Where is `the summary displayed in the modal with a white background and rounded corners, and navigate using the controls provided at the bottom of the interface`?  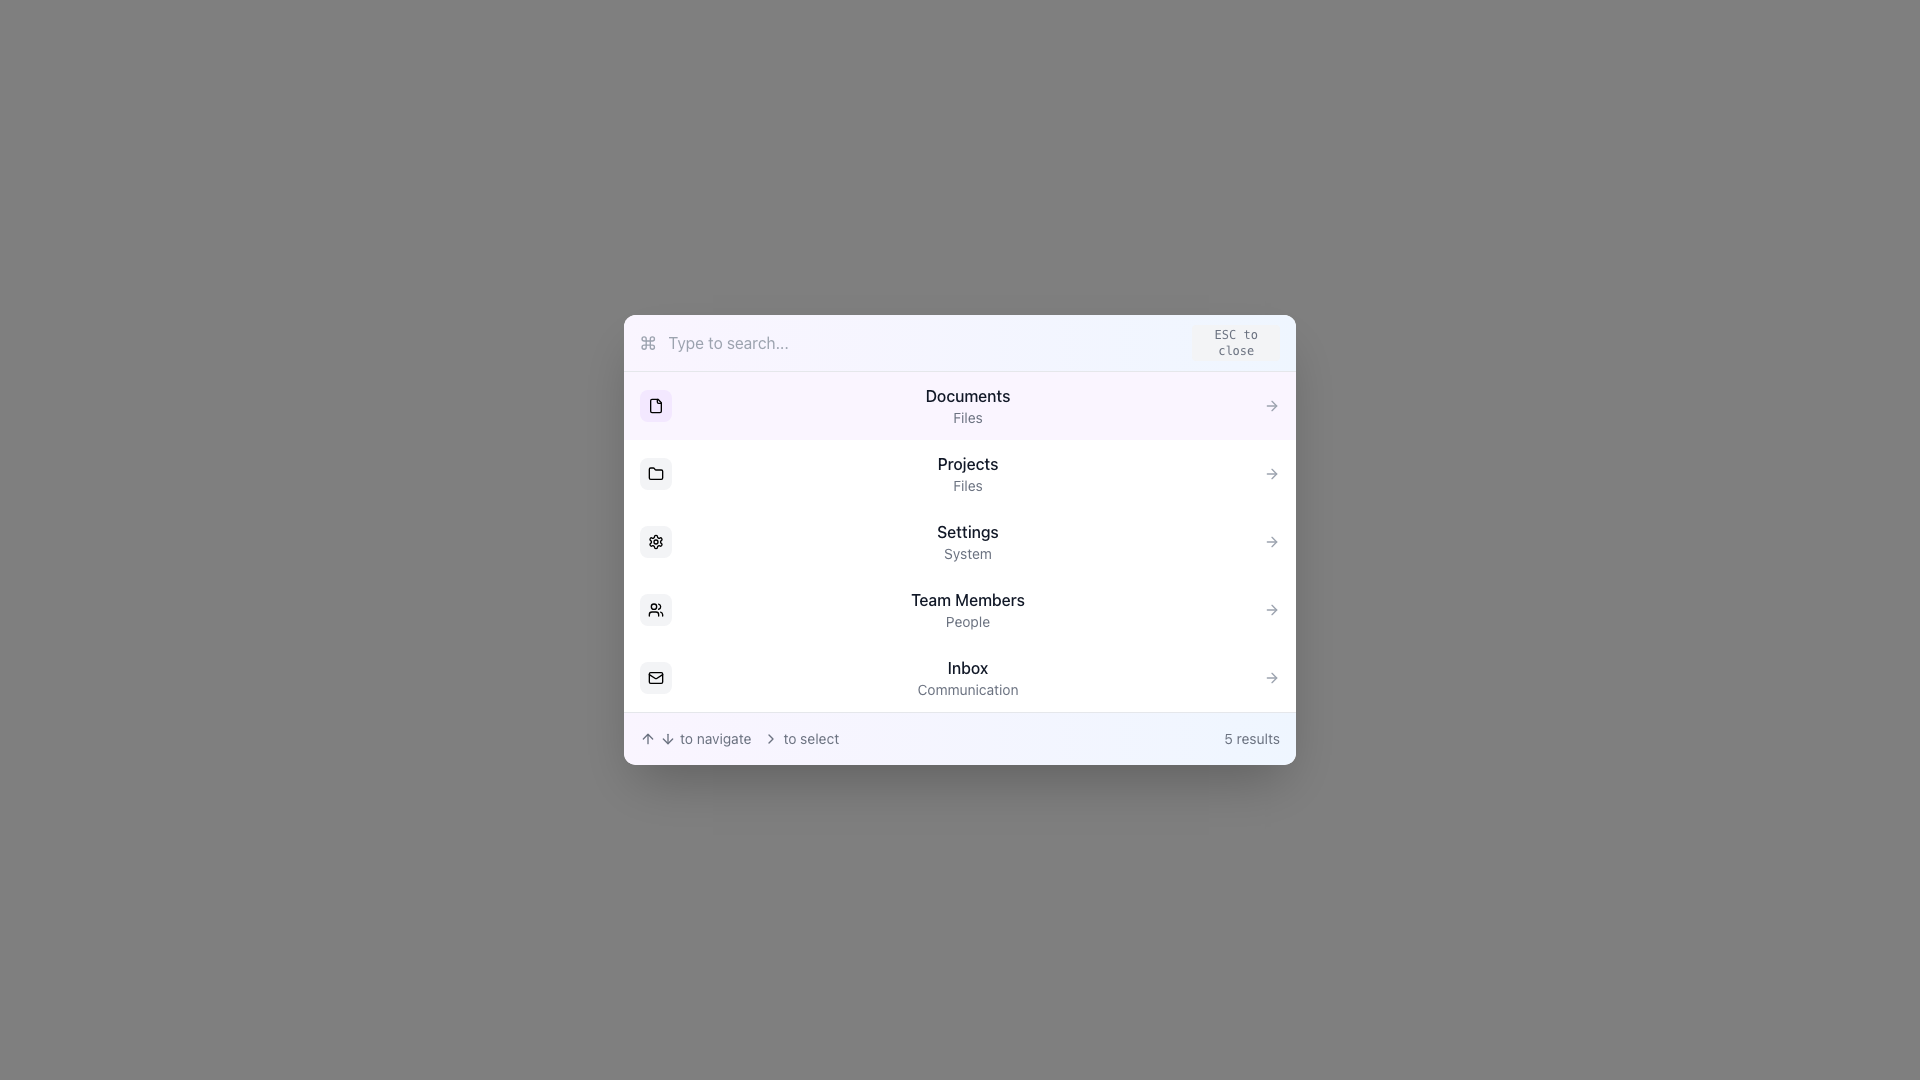
the summary displayed in the modal with a white background and rounded corners, and navigate using the controls provided at the bottom of the interface is located at coordinates (960, 540).